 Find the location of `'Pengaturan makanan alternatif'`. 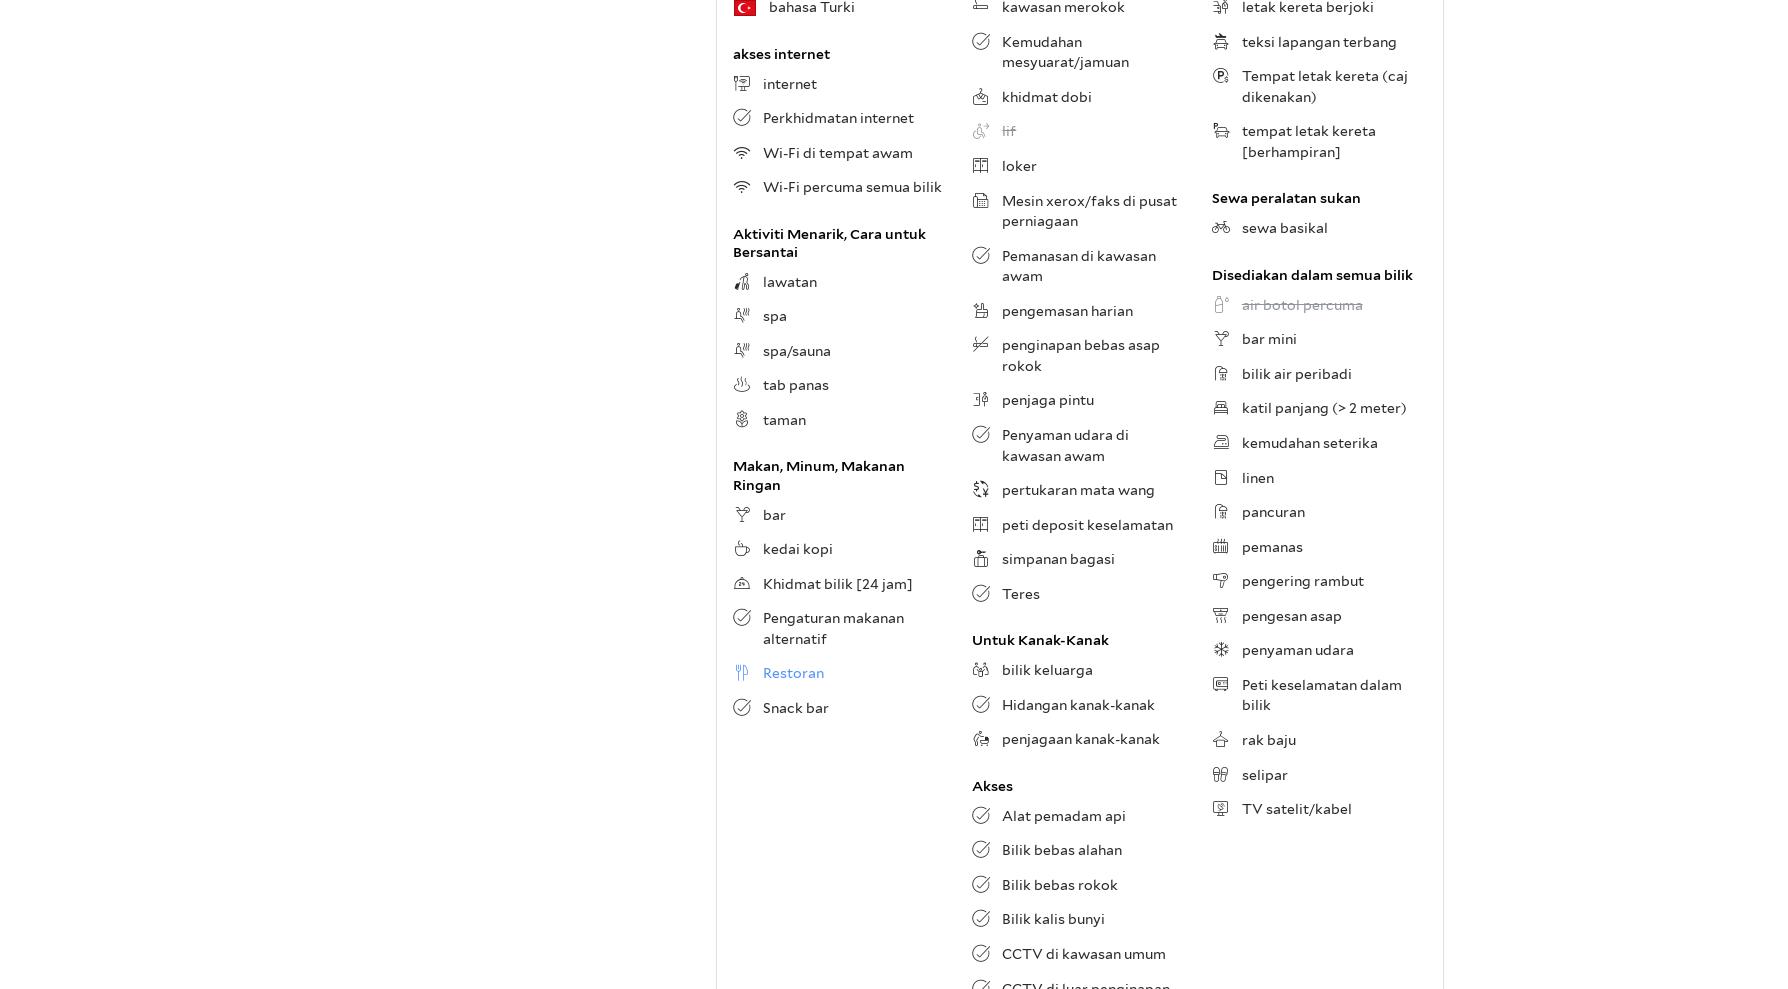

'Pengaturan makanan alternatif' is located at coordinates (832, 628).